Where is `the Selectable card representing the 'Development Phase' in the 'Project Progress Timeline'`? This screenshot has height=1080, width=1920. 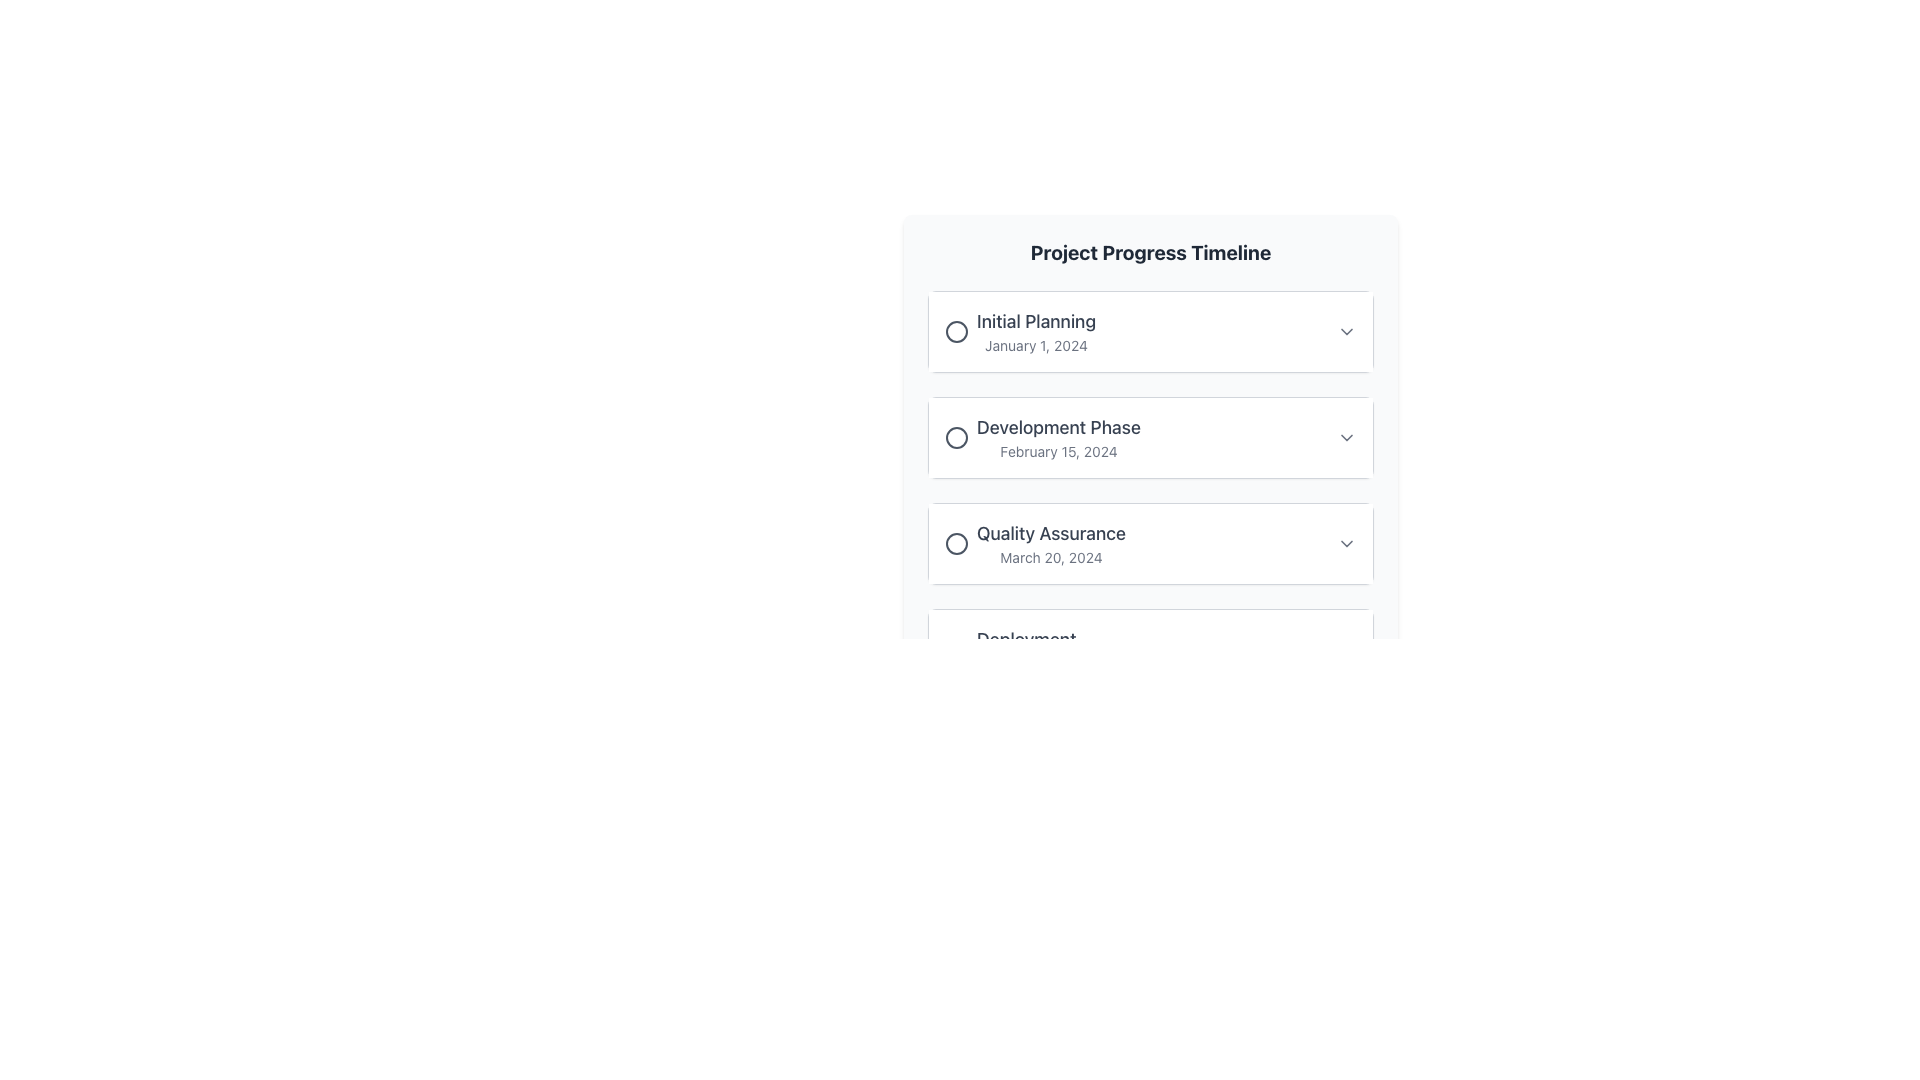 the Selectable card representing the 'Development Phase' in the 'Project Progress Timeline' is located at coordinates (1151, 437).